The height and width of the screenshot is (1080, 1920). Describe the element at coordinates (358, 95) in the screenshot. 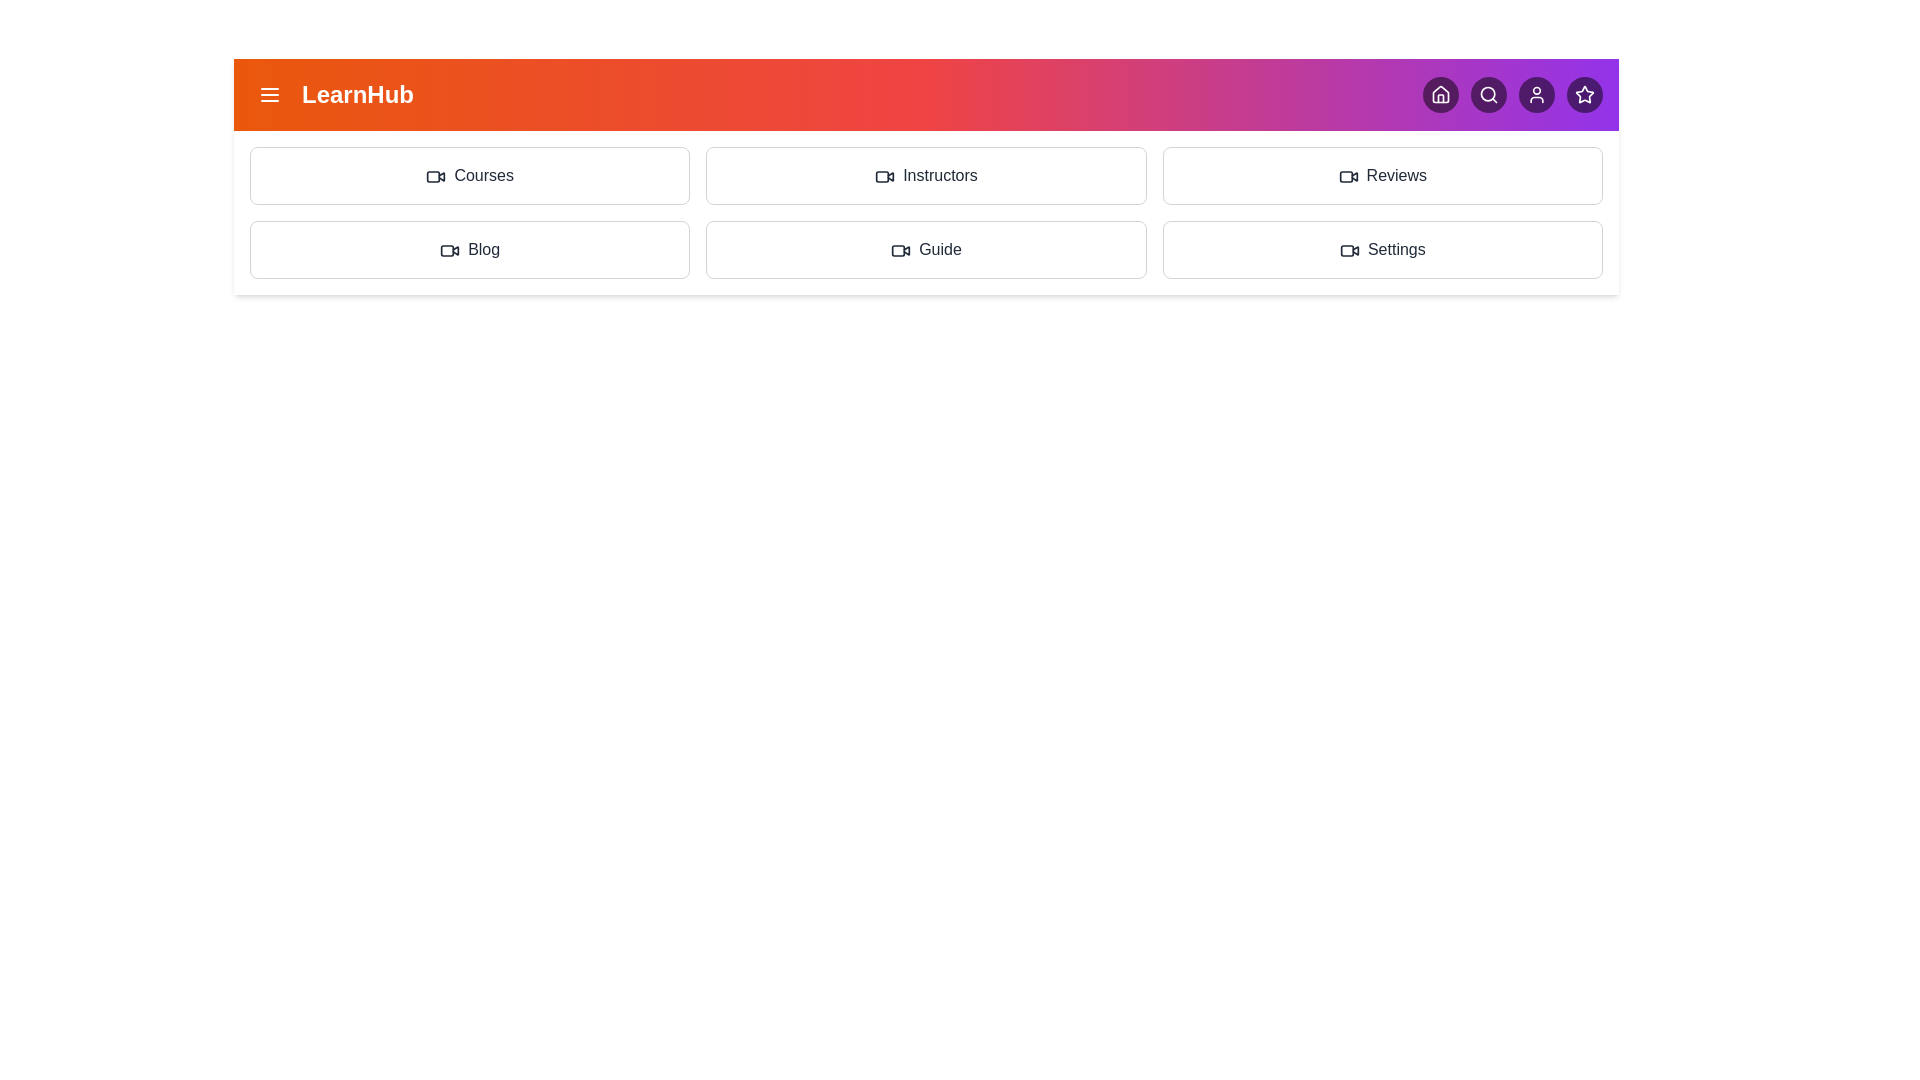

I see `the header text 'LearnHub'` at that location.